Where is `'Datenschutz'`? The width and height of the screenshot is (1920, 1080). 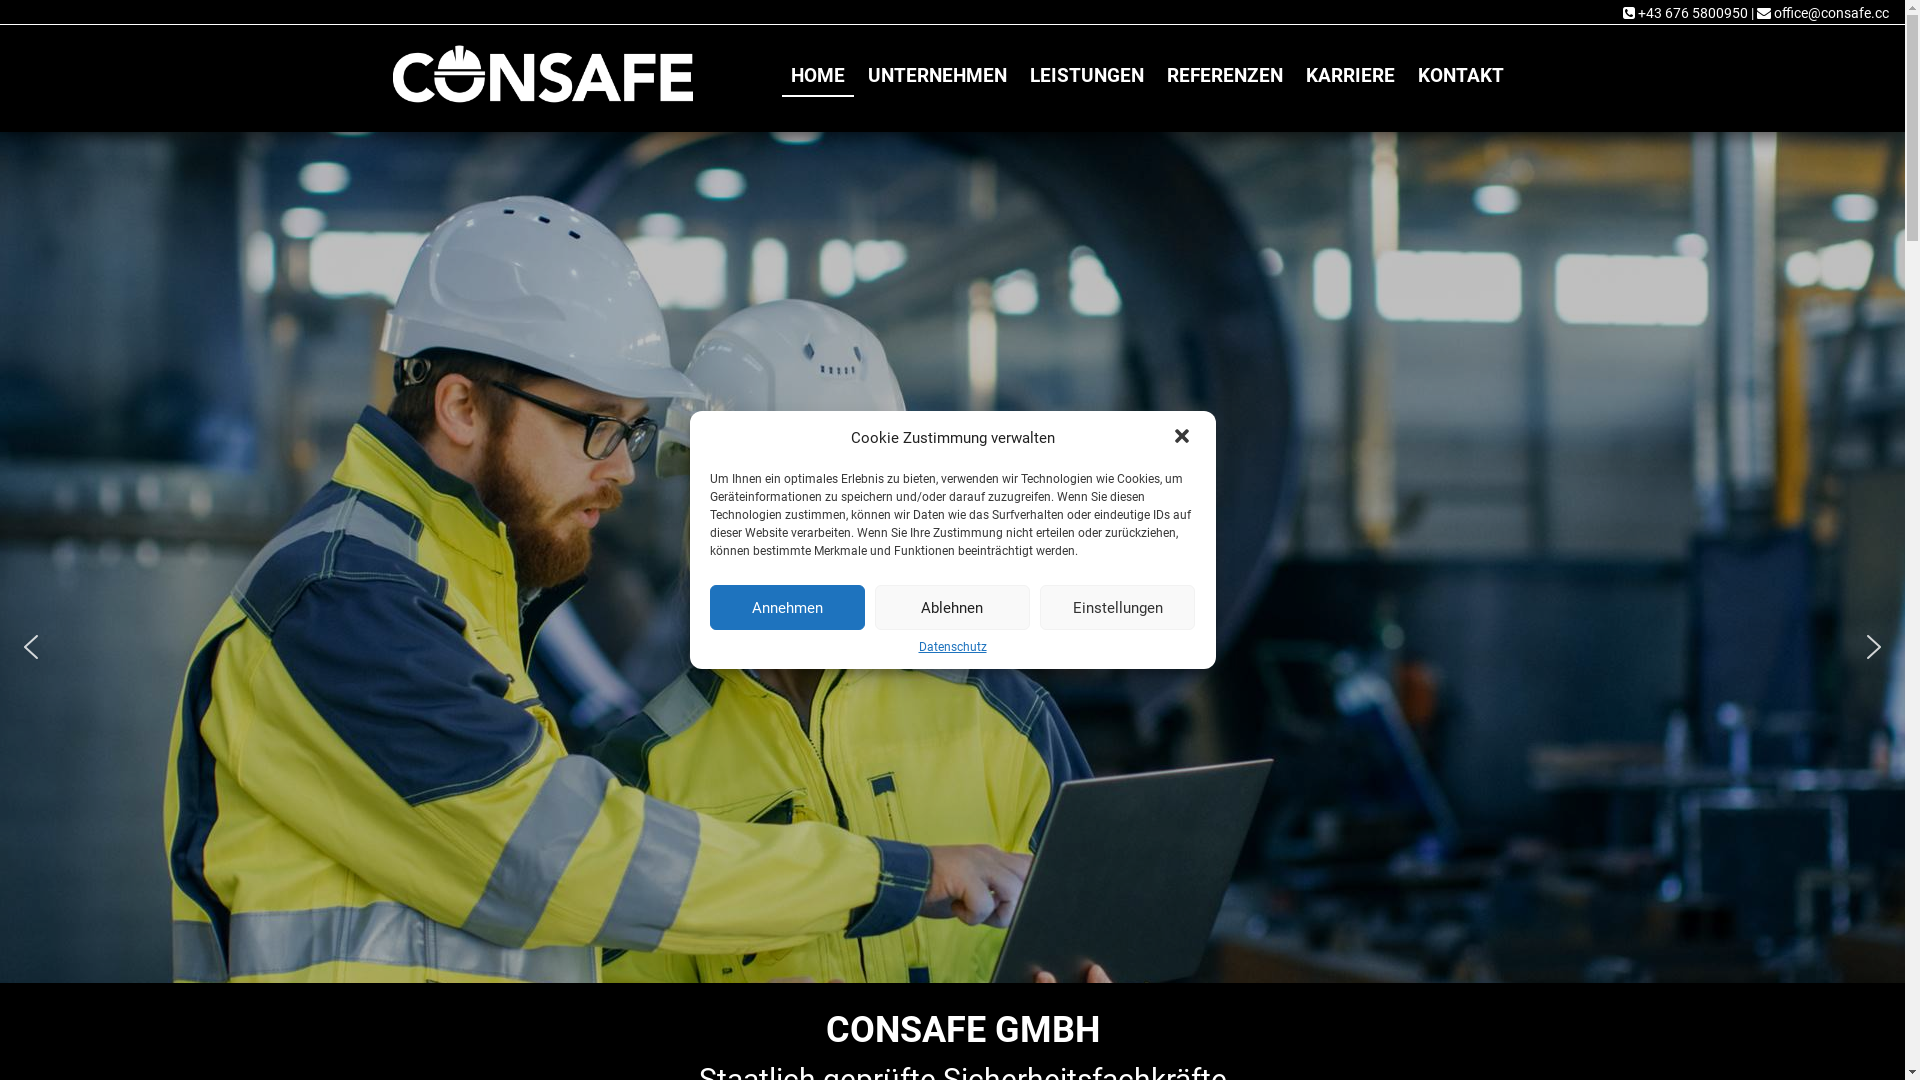 'Datenschutz' is located at coordinates (950, 647).